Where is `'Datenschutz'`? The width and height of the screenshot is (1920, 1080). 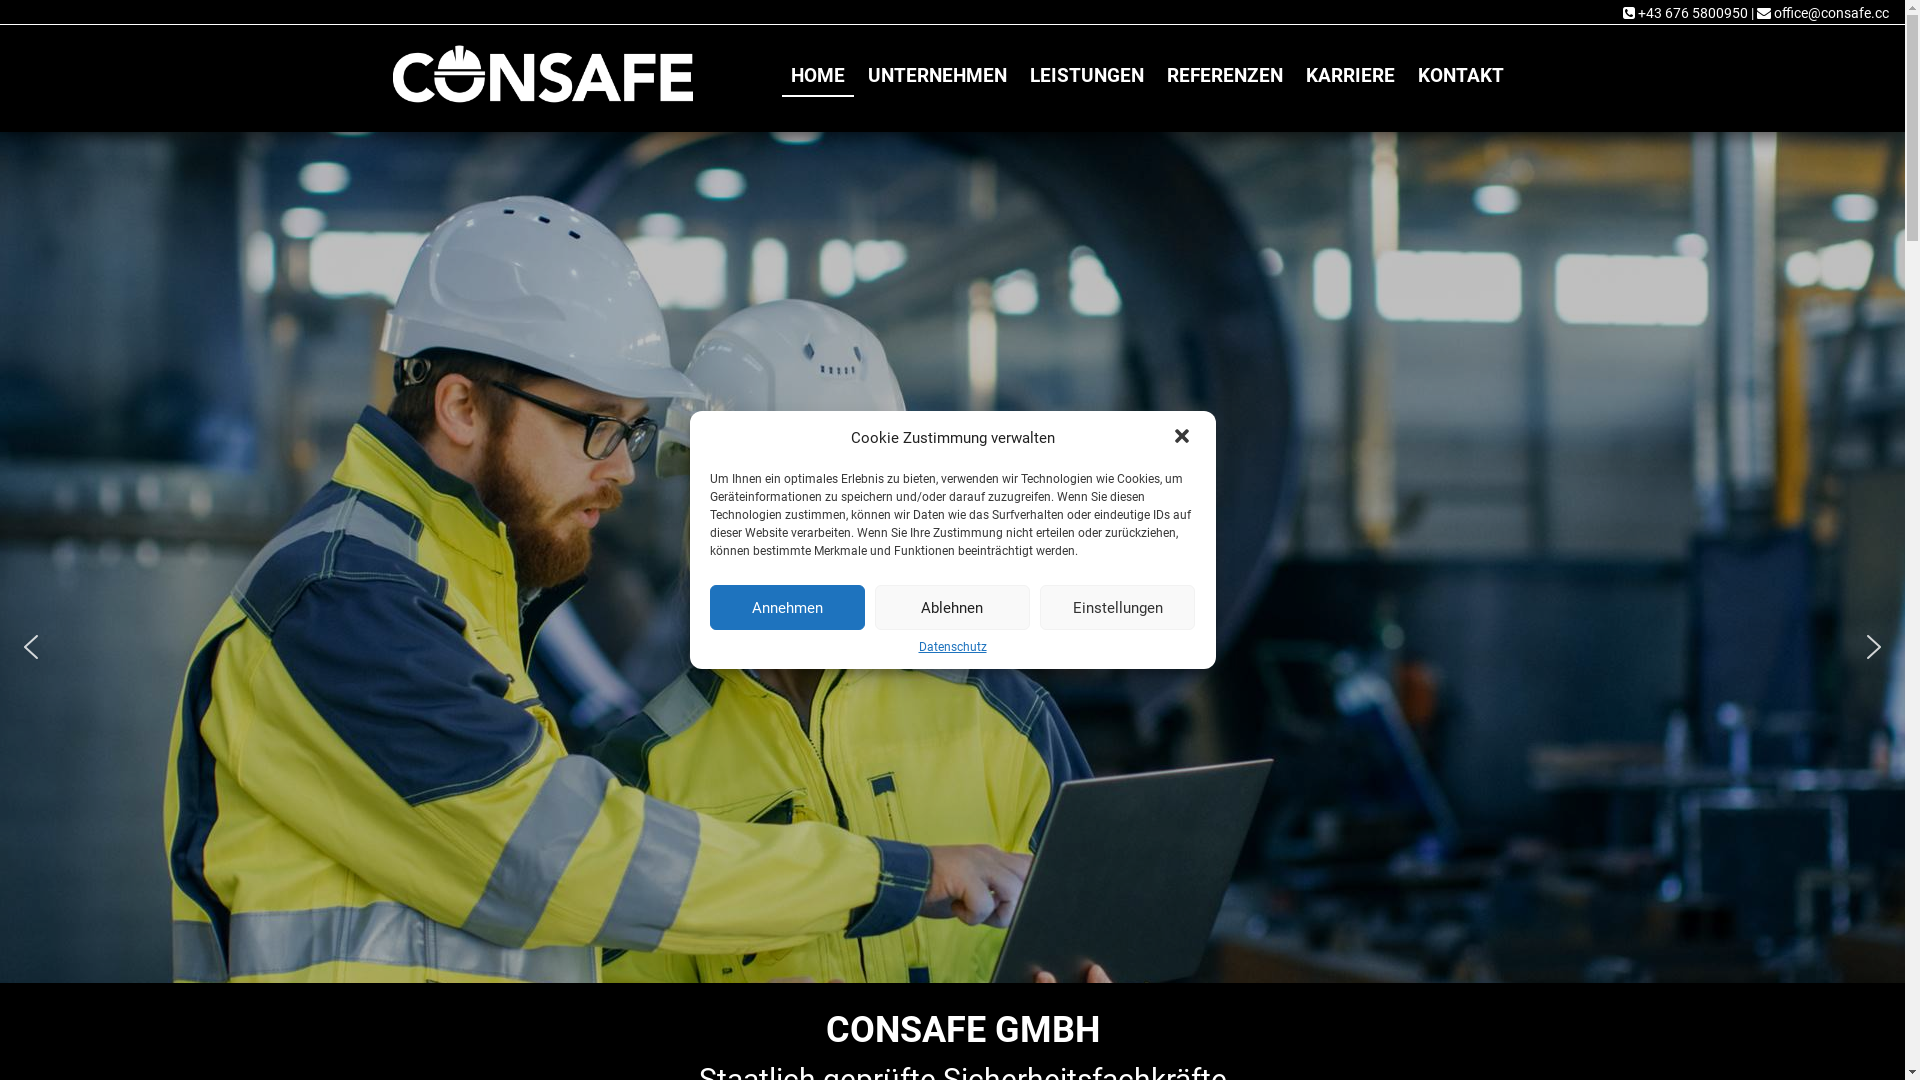 'Datenschutz' is located at coordinates (950, 647).